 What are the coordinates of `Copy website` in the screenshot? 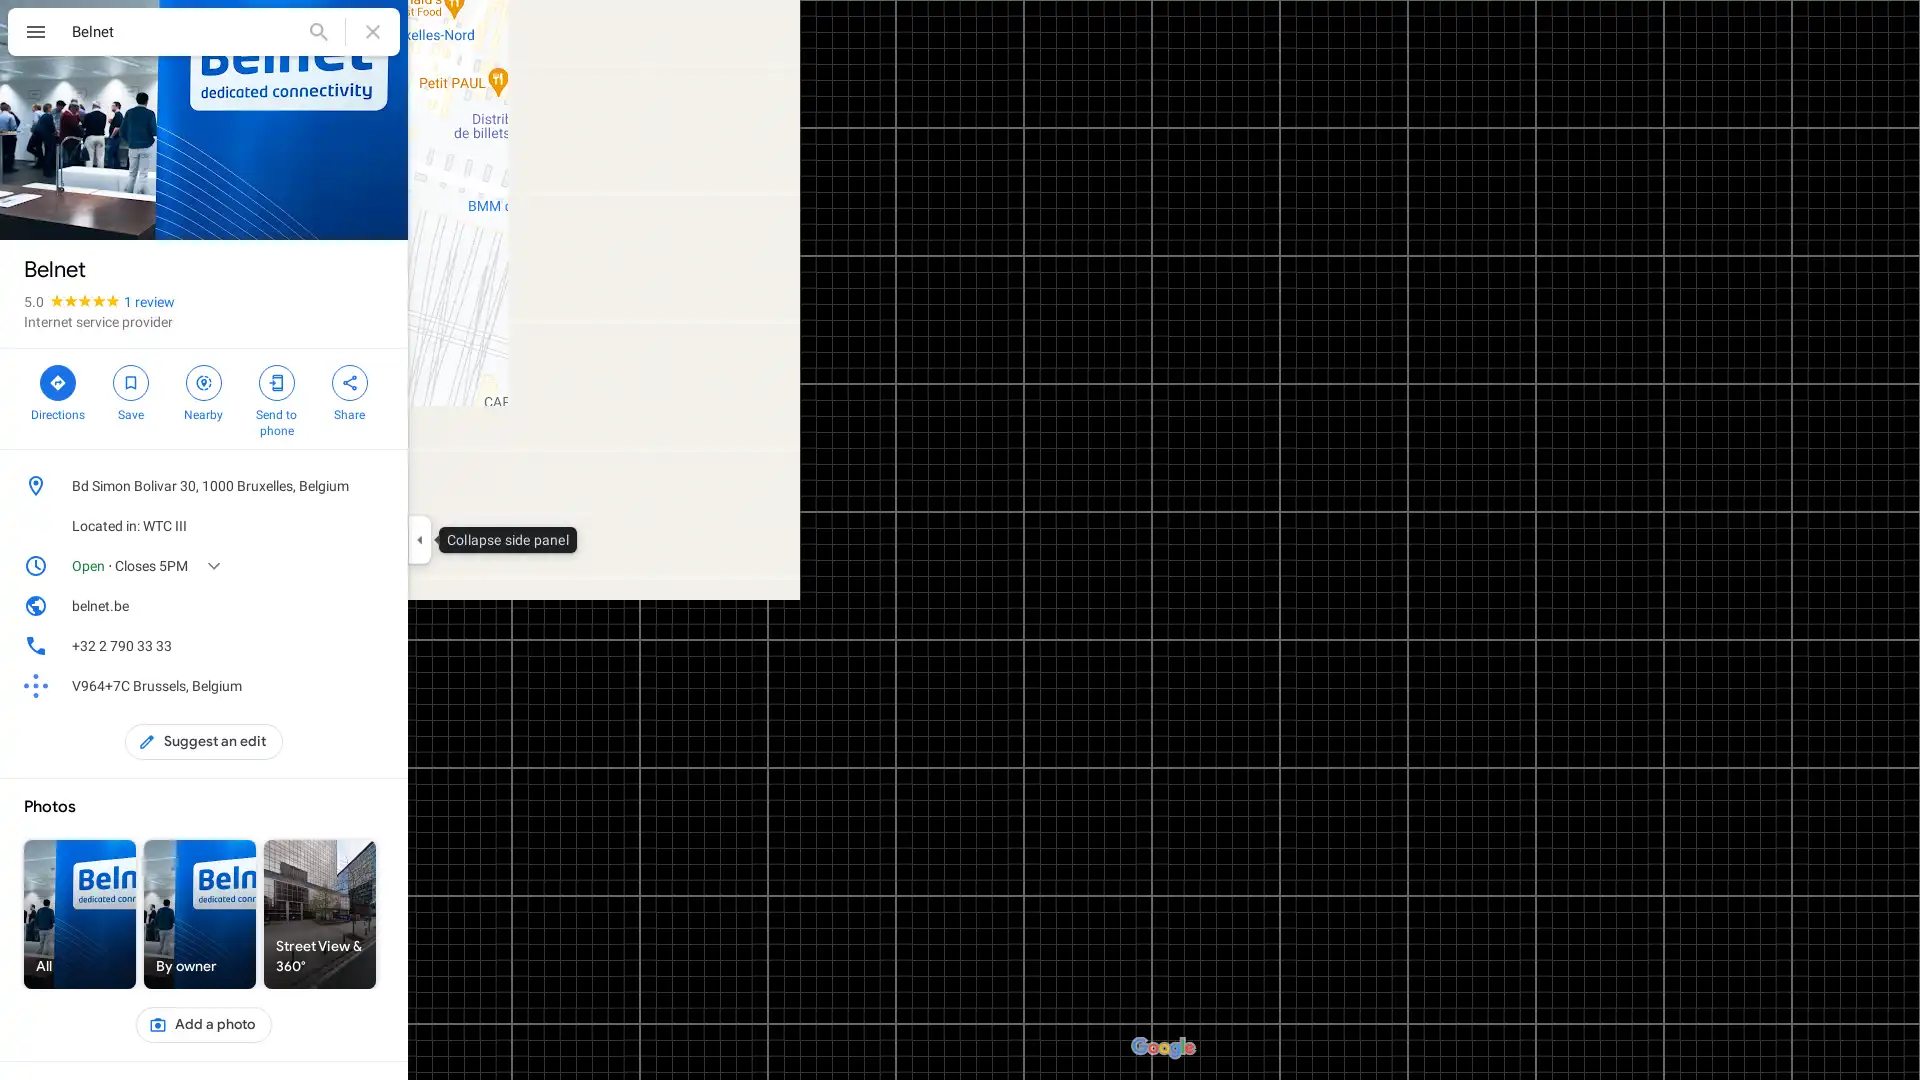 It's located at (374, 604).